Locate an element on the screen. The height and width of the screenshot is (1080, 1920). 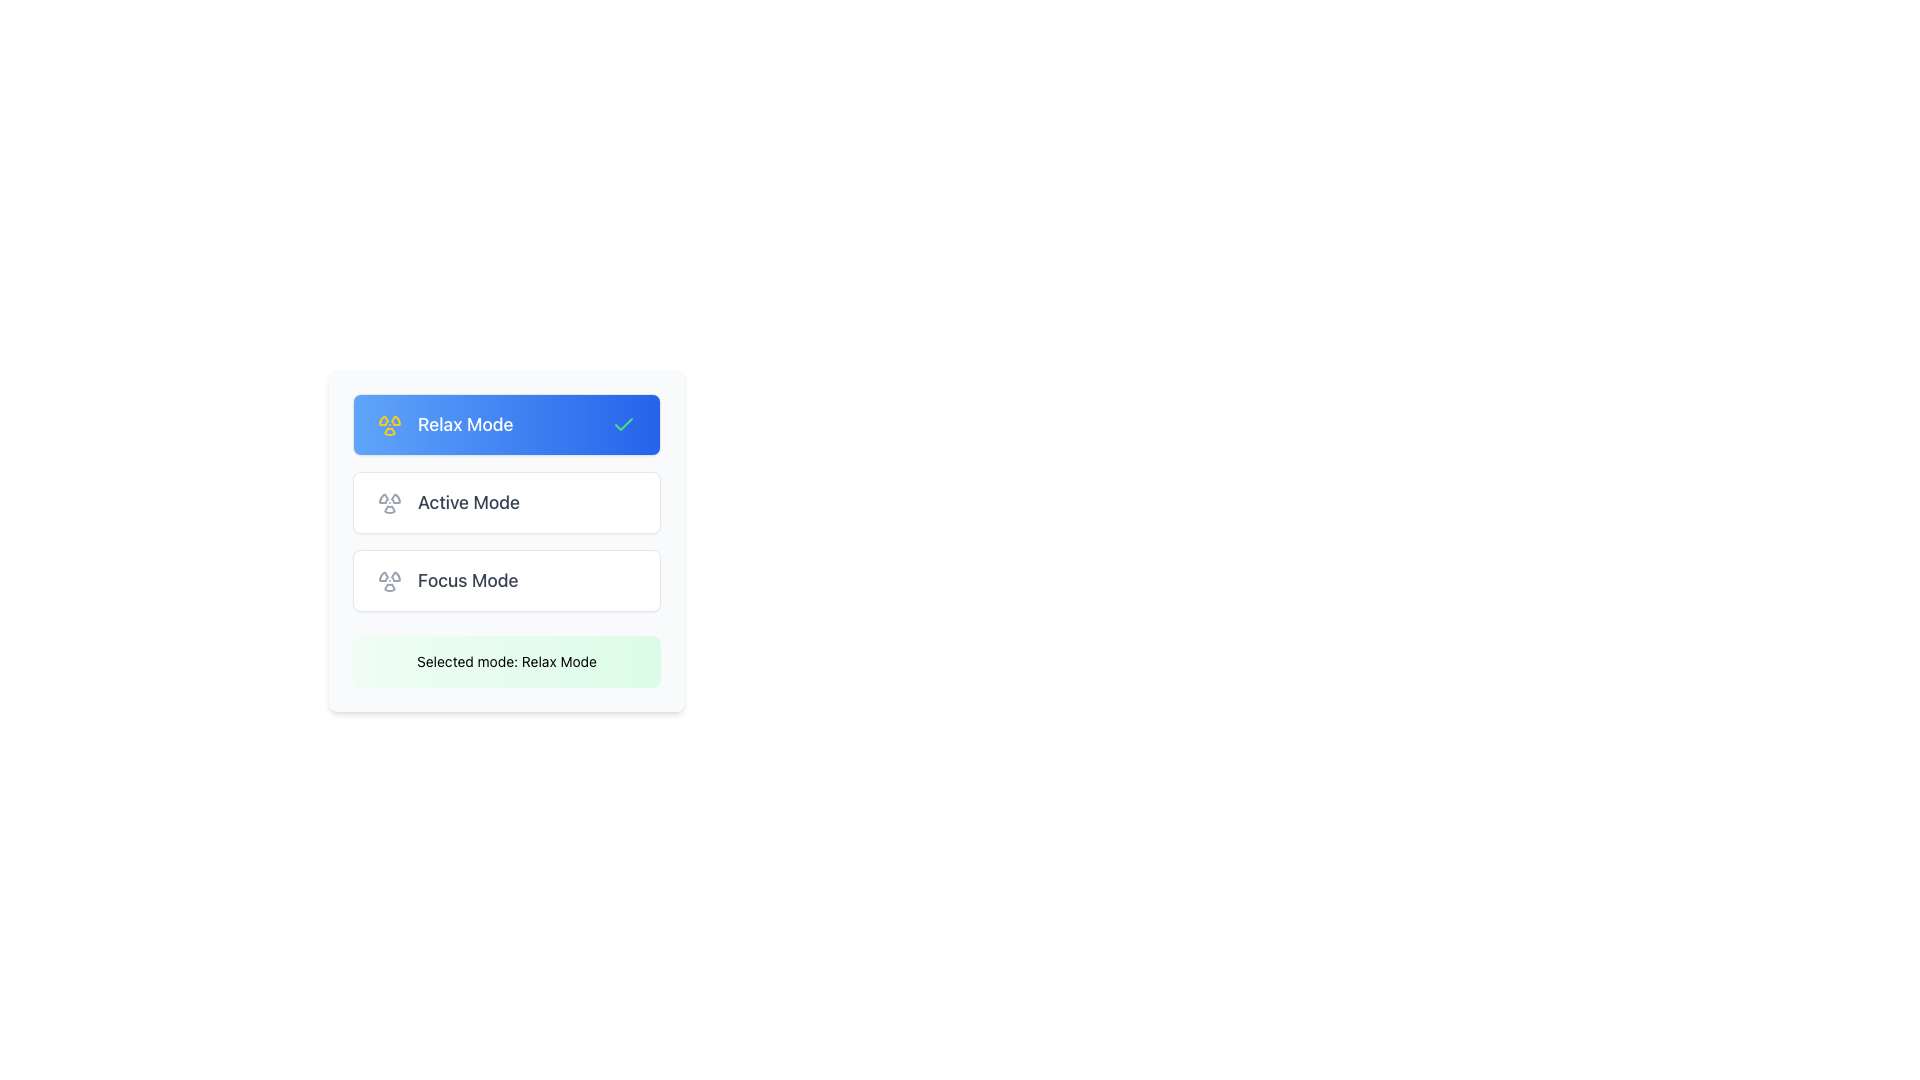
the 'Active Mode' button within the vertically stacked menu is located at coordinates (507, 540).